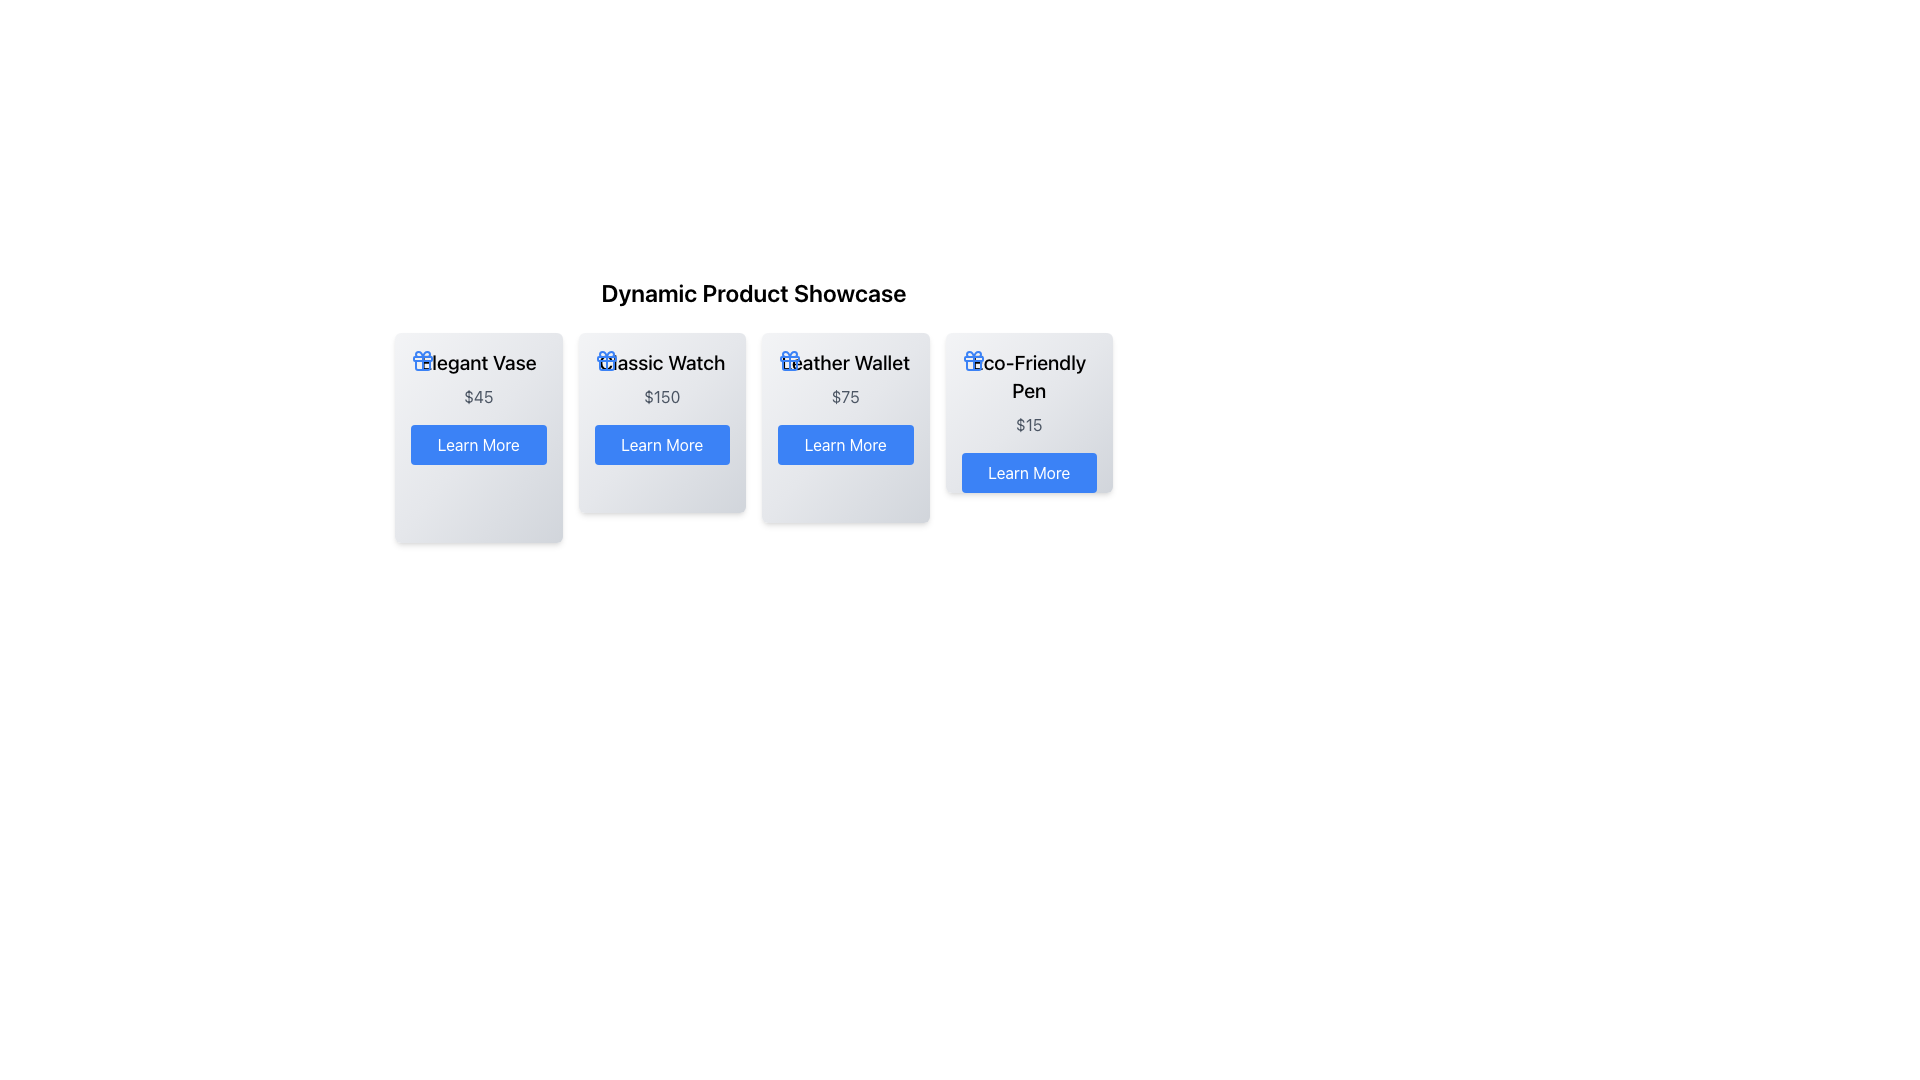 The image size is (1920, 1080). I want to click on product details displayed on the 'Elegant Vase' interactive content card, which is the first item in the grid layout of the 'Dynamic Product Showcase', so click(477, 437).